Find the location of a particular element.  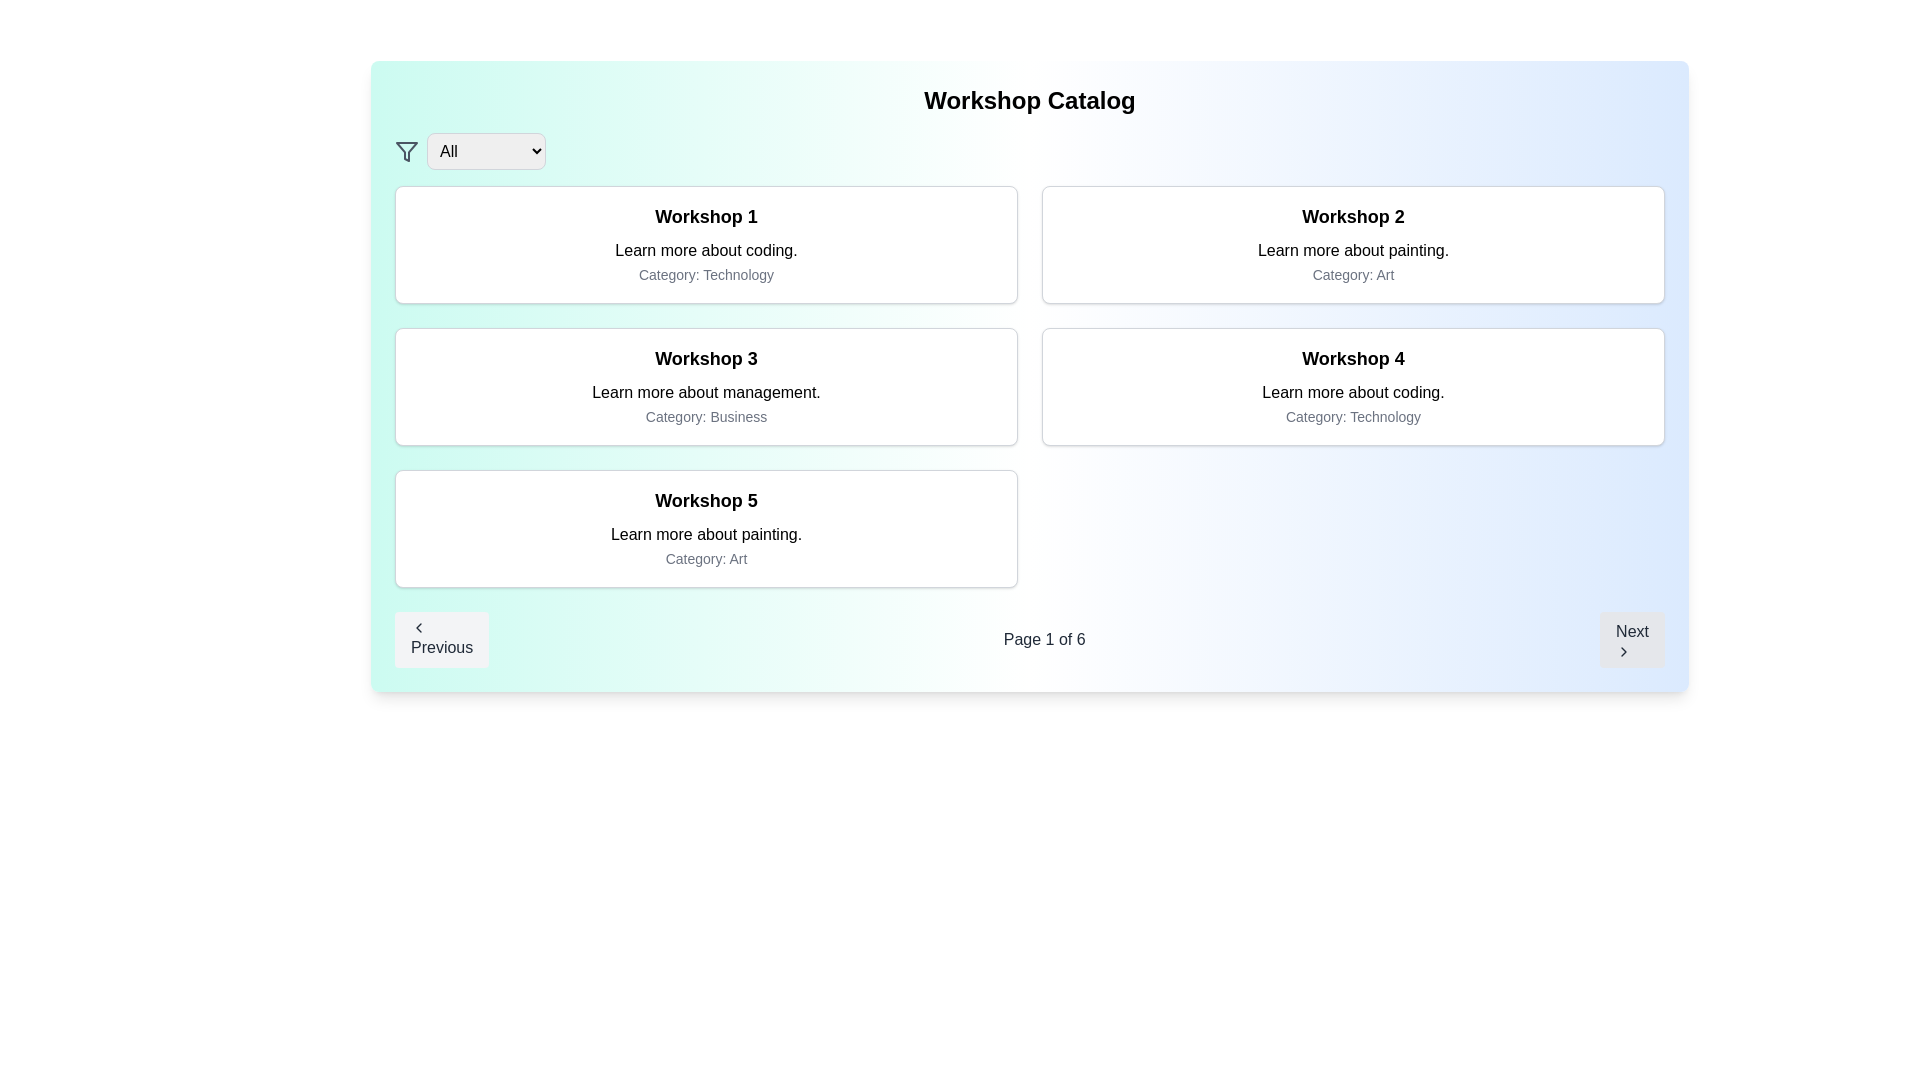

the button with a chevron icon located in the bottom-right corner of the interface is located at coordinates (1632, 640).